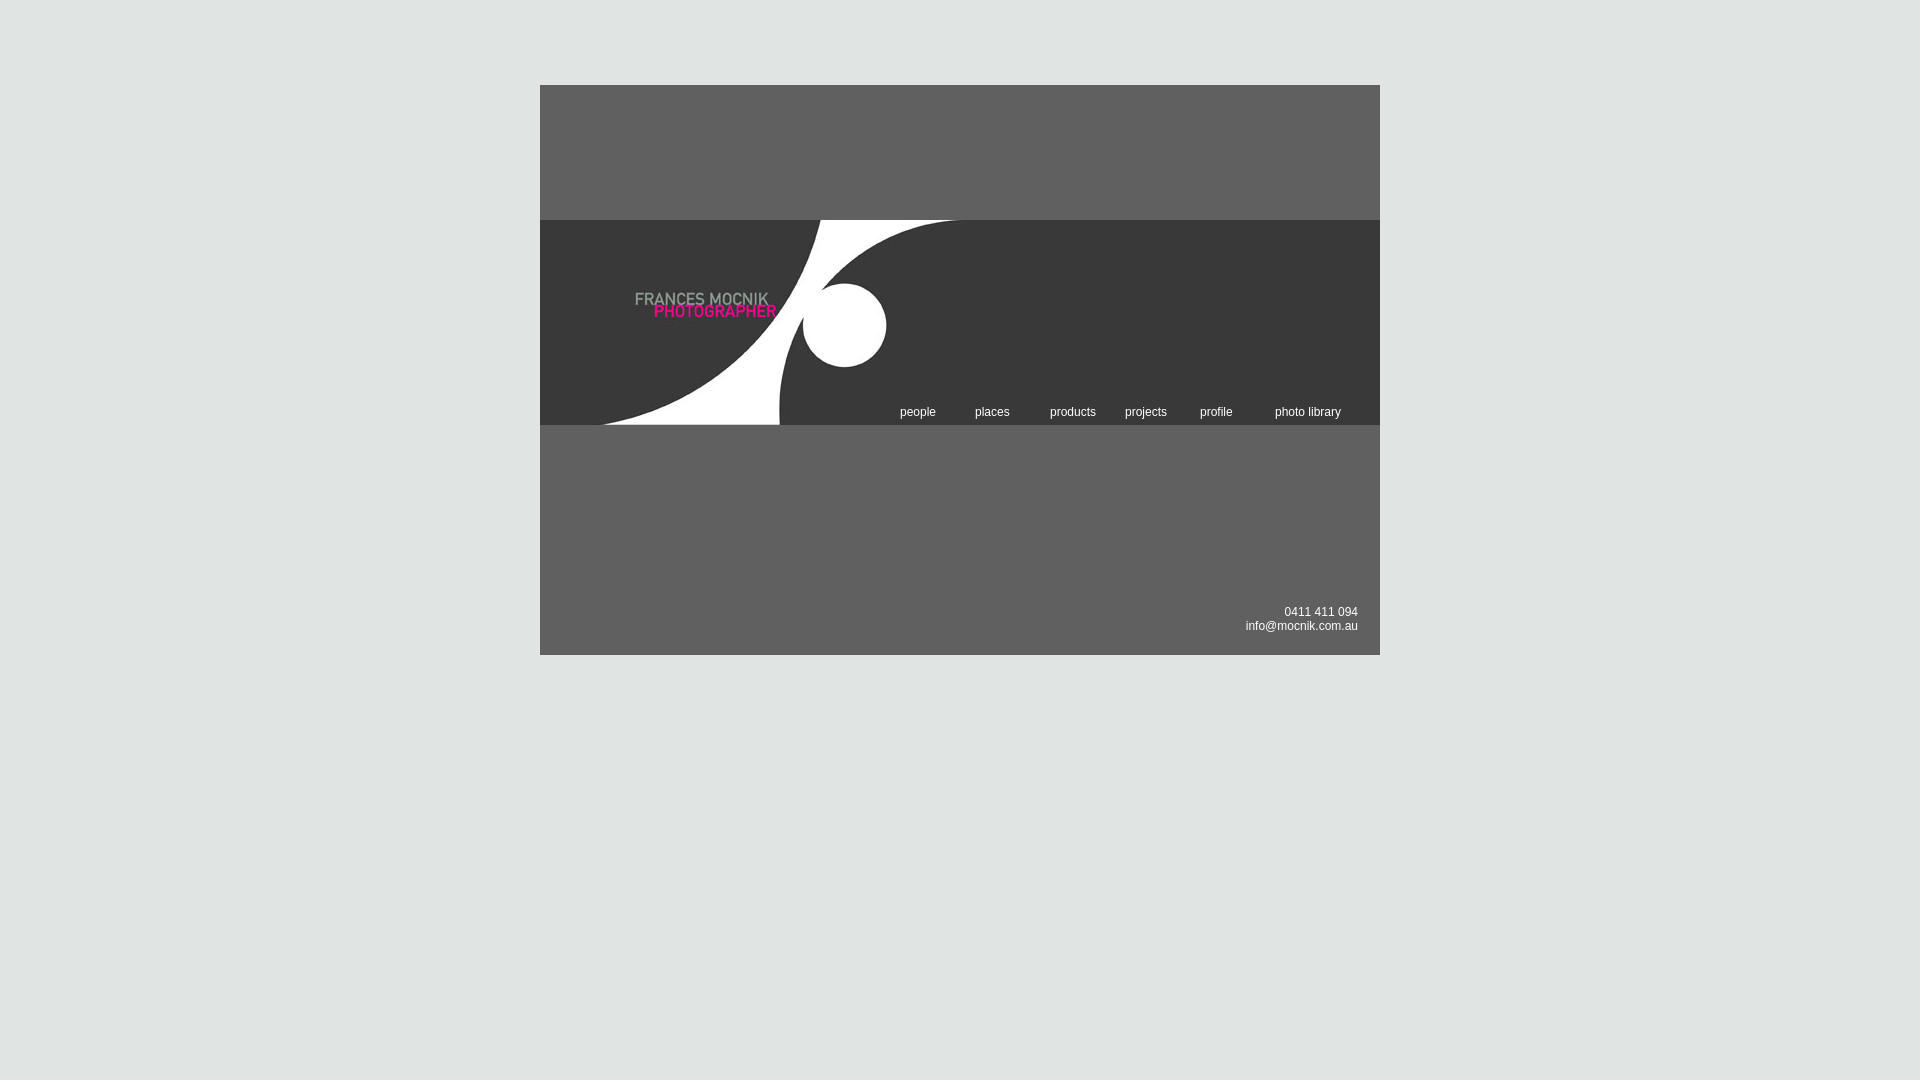 This screenshot has width=1920, height=1080. Describe the element at coordinates (1312, 411) in the screenshot. I see `'photo library'` at that location.